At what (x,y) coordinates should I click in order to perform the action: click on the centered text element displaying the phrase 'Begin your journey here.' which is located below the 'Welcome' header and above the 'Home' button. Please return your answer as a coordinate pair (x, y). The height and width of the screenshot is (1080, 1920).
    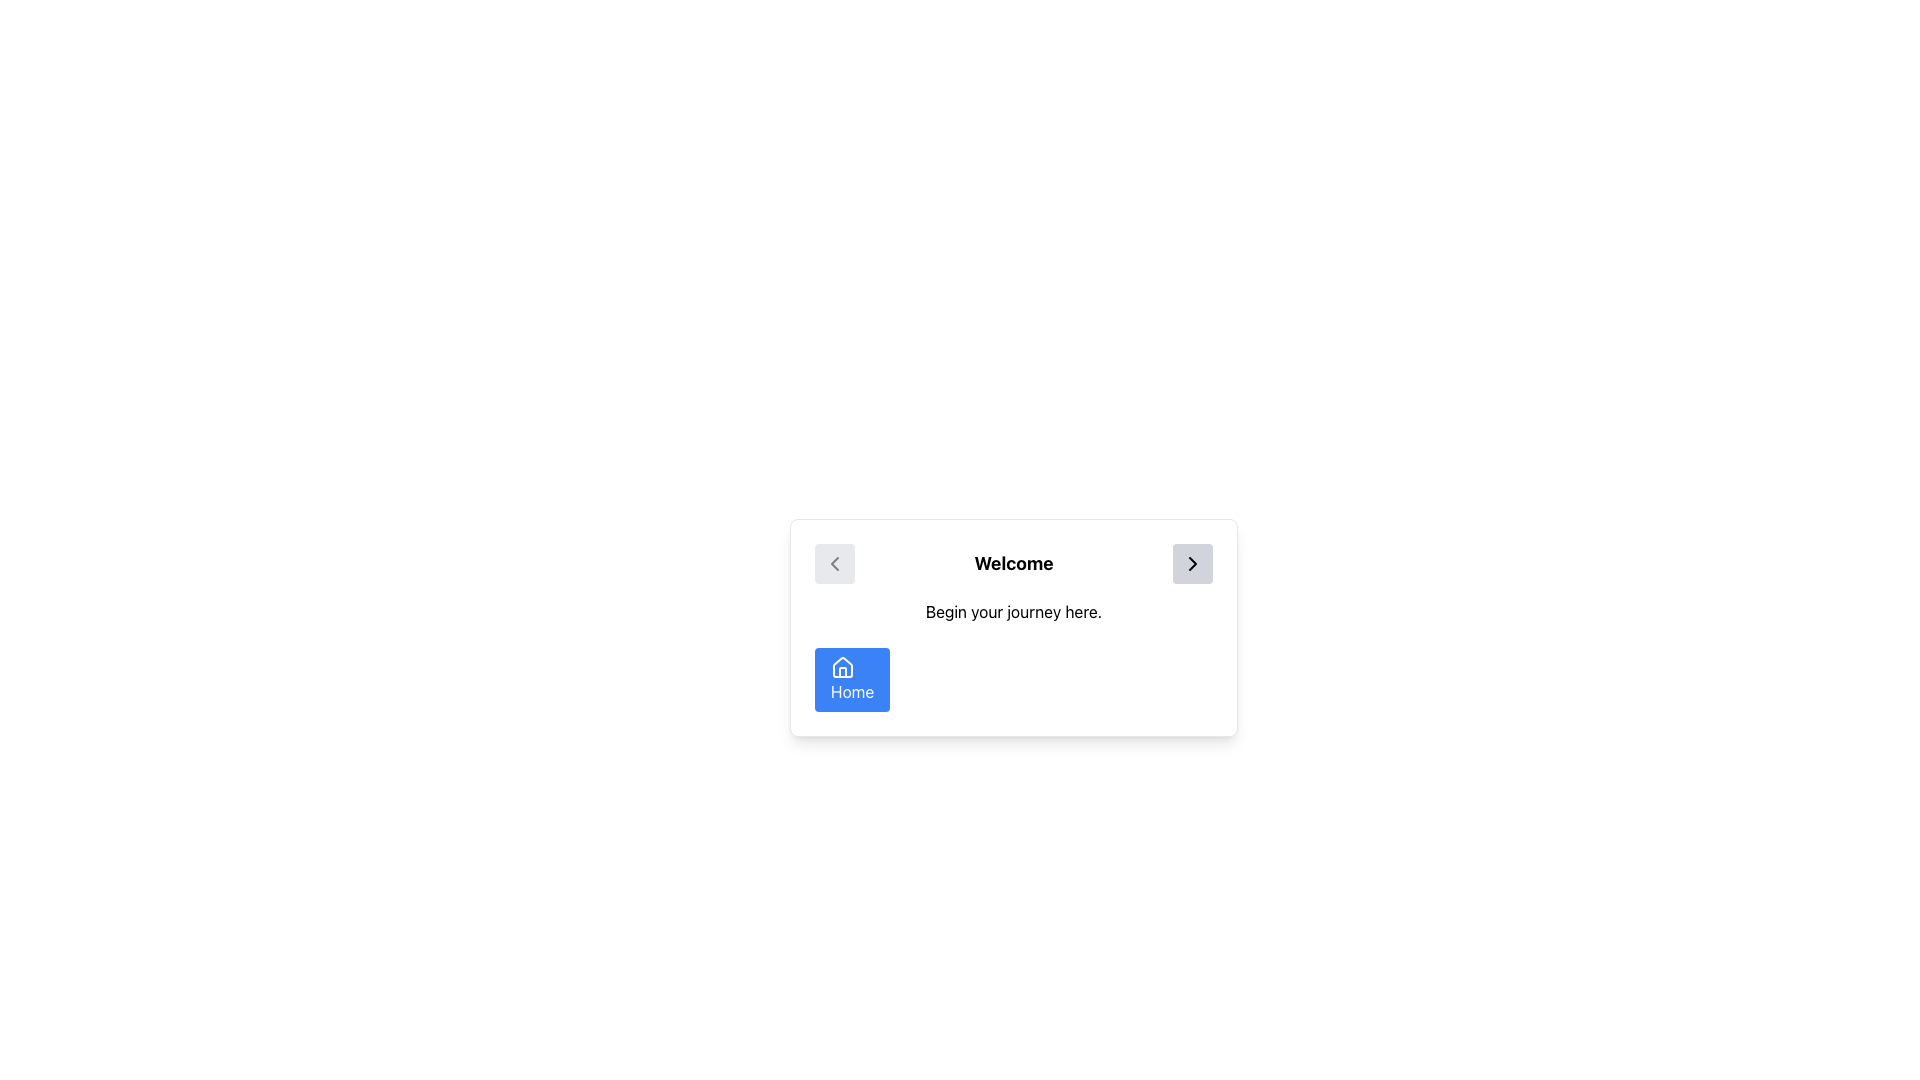
    Looking at the image, I should click on (1013, 611).